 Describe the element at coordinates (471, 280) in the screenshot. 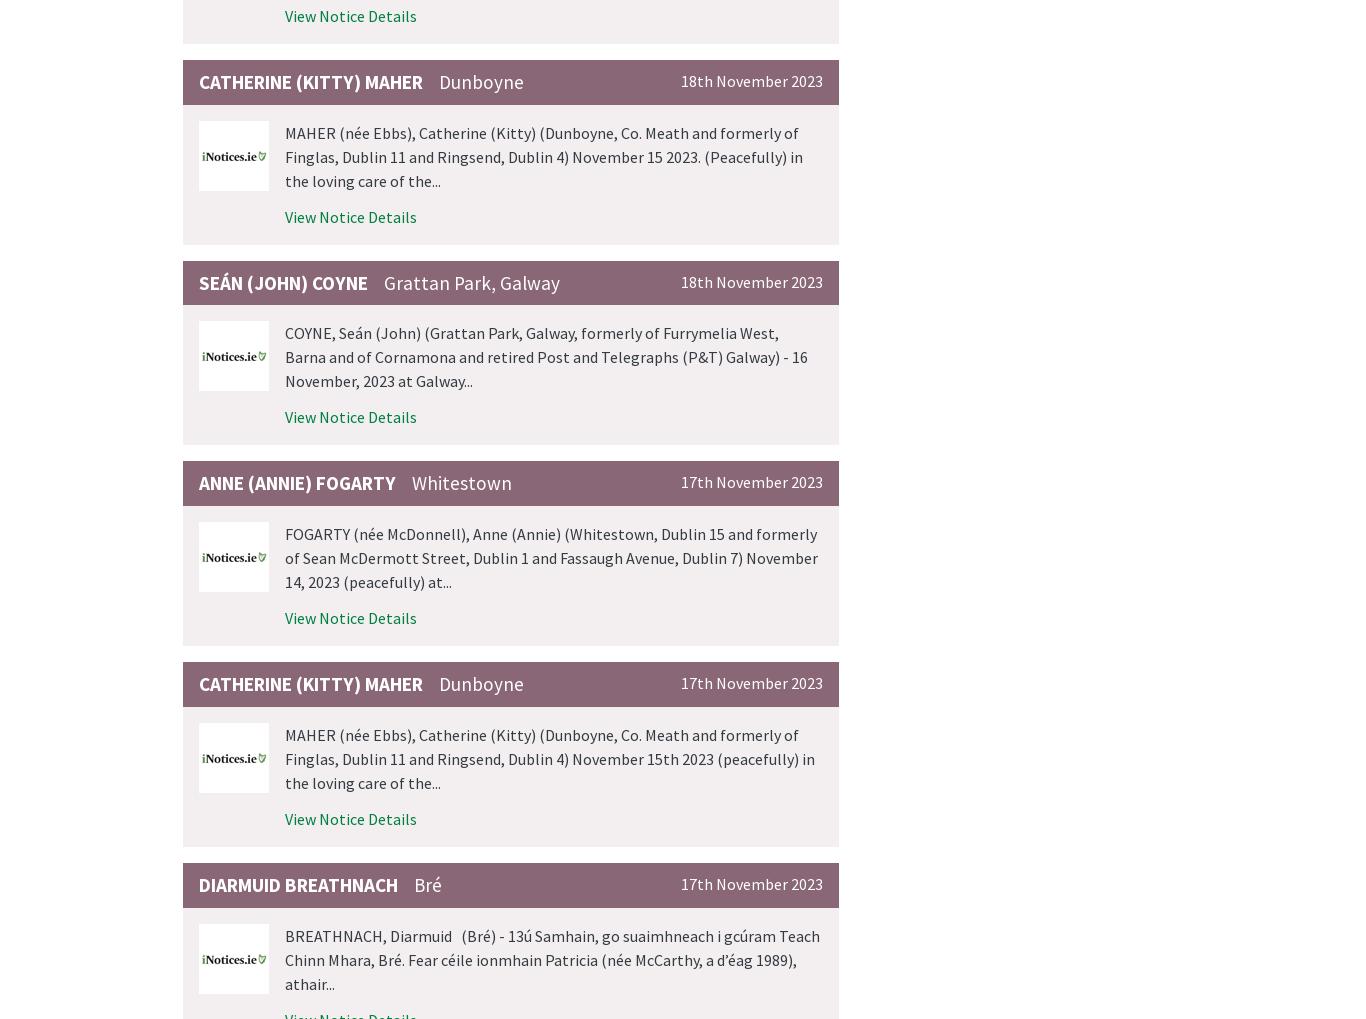

I see `'Grattan Park, Galway'` at that location.